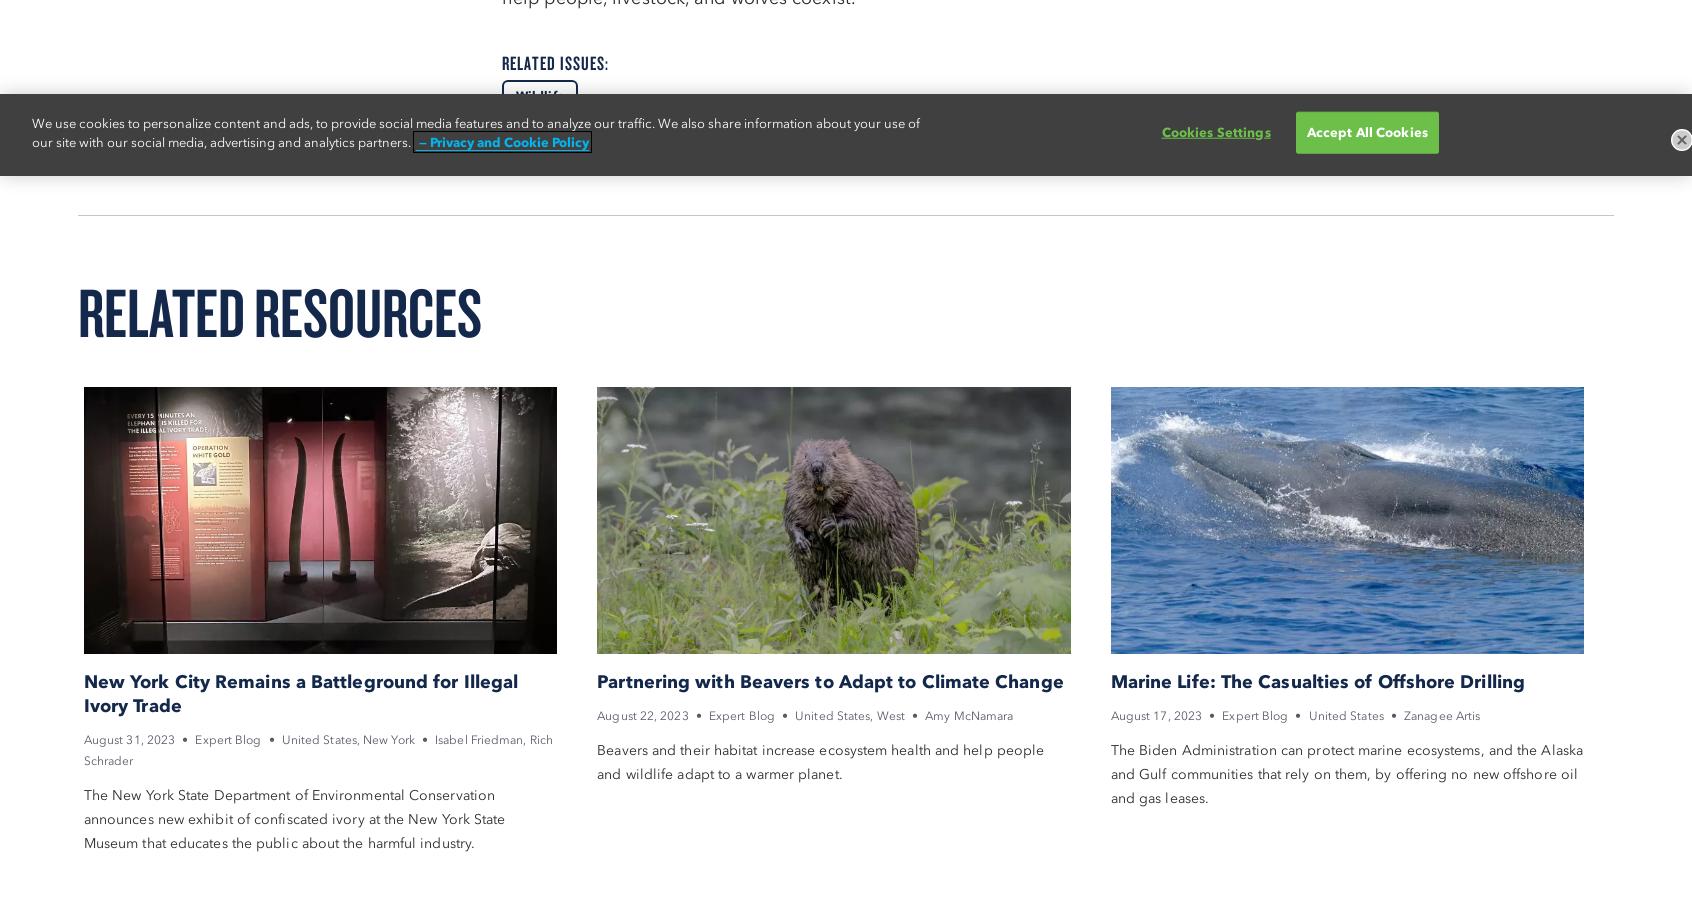  Describe the element at coordinates (128, 738) in the screenshot. I see `'August 31, 2023'` at that location.